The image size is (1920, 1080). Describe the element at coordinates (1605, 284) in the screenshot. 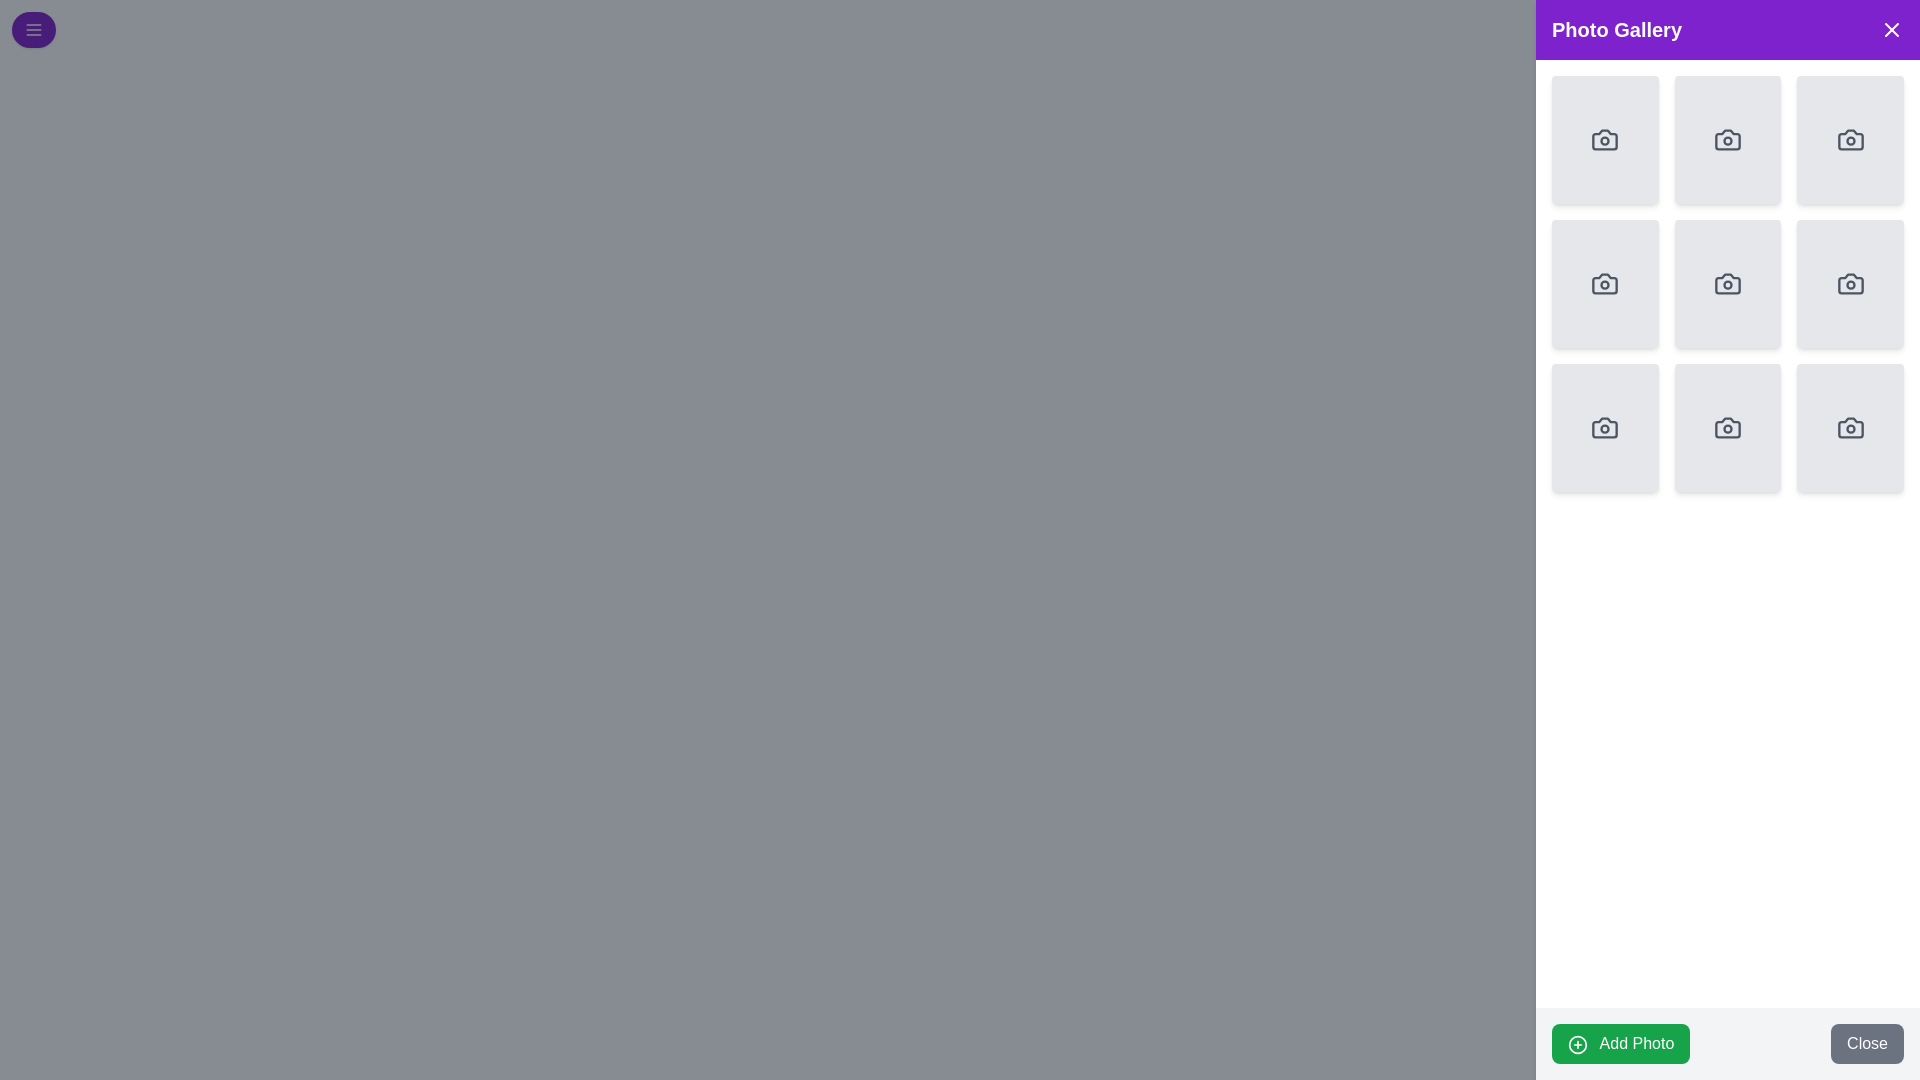

I see `the gray camera icon, which is the second item in the second row of a 3x3 grid layout` at that location.